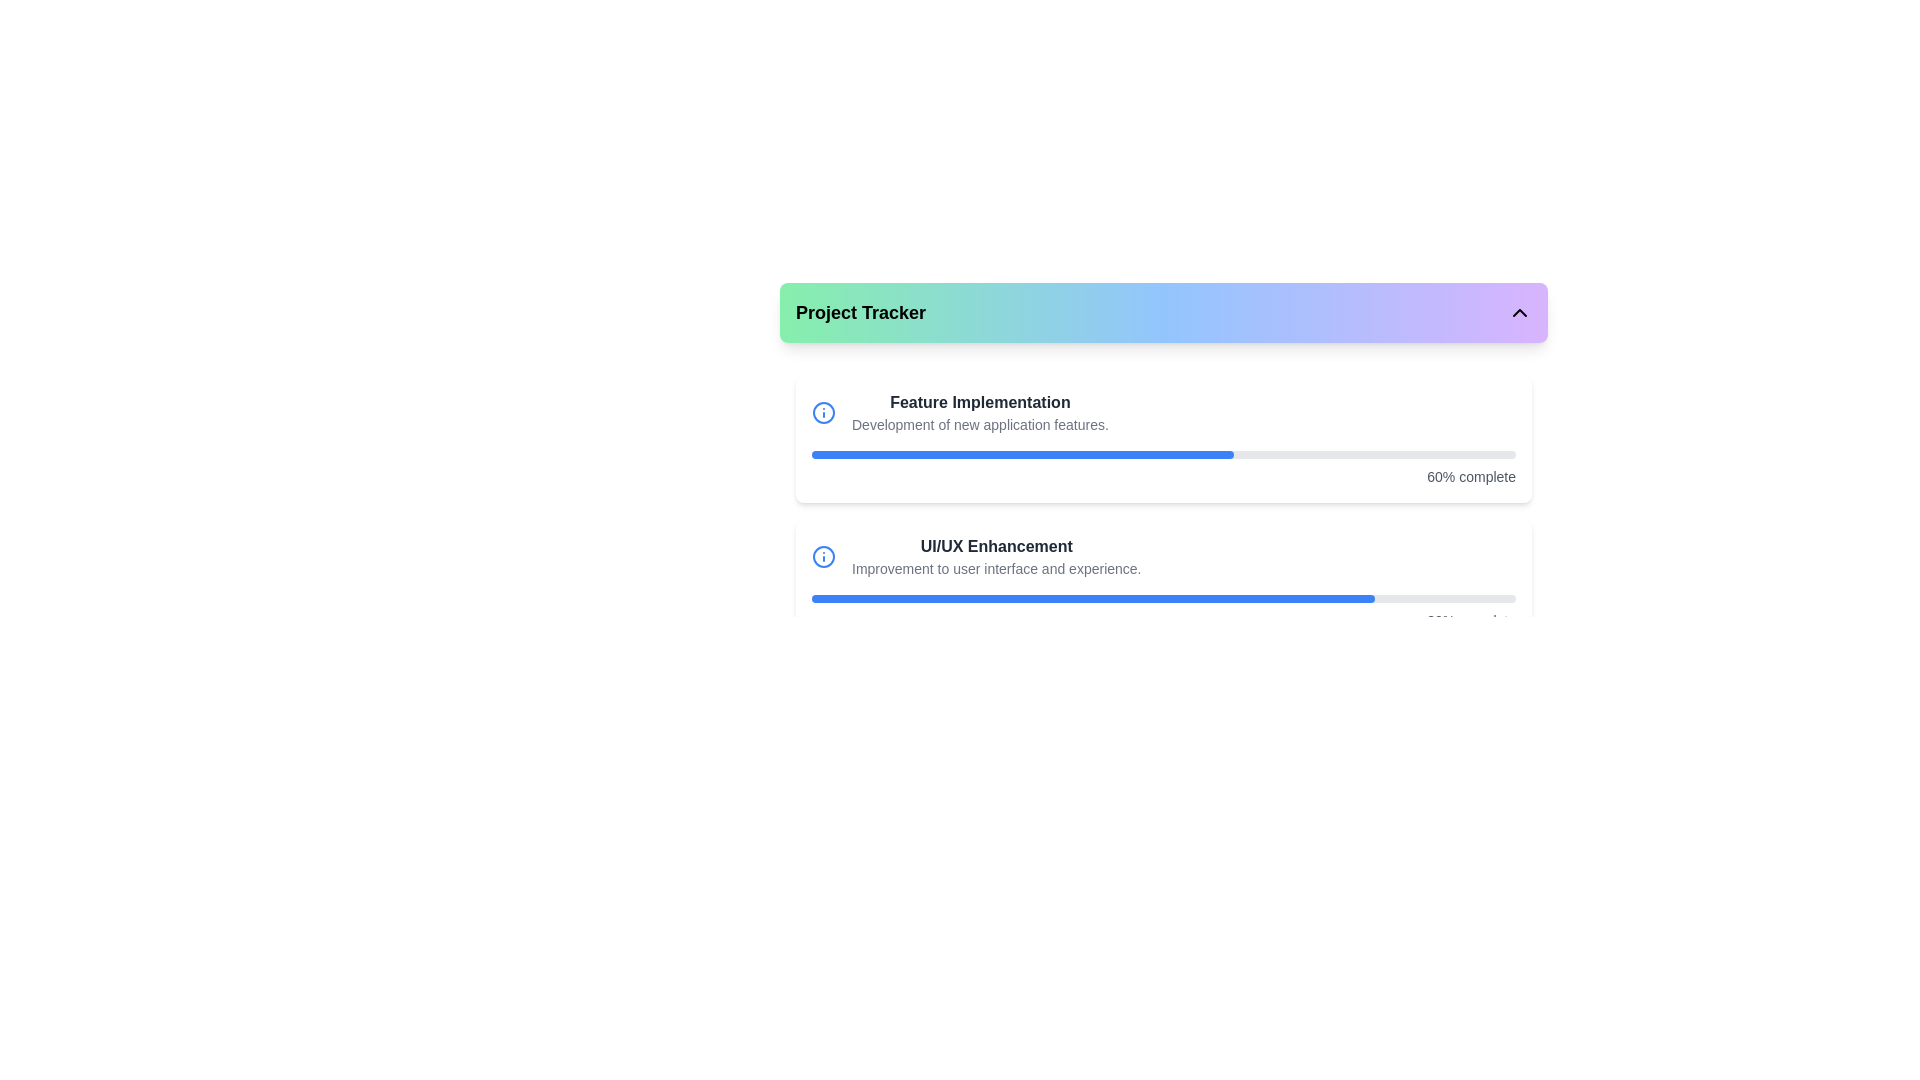 The height and width of the screenshot is (1080, 1920). Describe the element at coordinates (1163, 438) in the screenshot. I see `the Progress panel that provides information about the 'Feature Implementation' project` at that location.